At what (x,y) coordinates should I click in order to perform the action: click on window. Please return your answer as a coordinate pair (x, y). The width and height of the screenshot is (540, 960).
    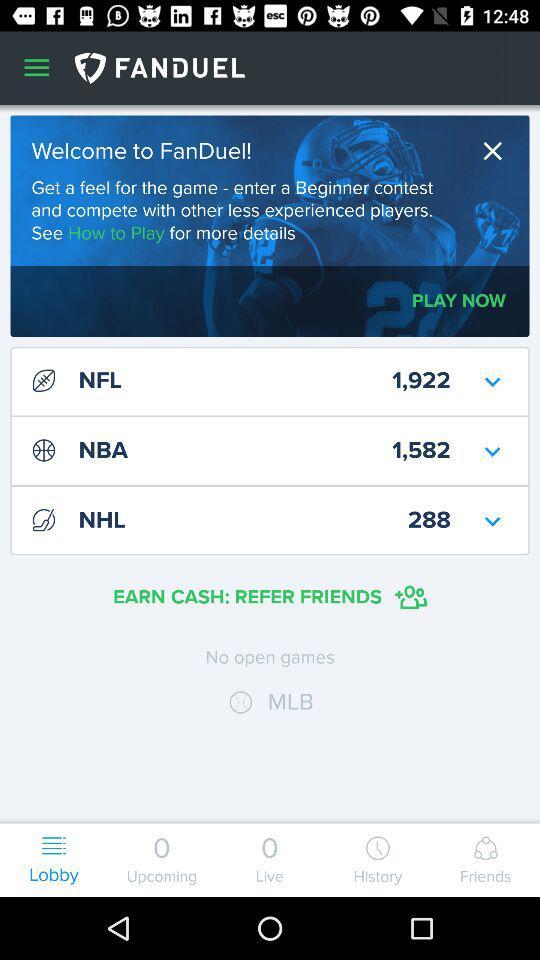
    Looking at the image, I should click on (496, 150).